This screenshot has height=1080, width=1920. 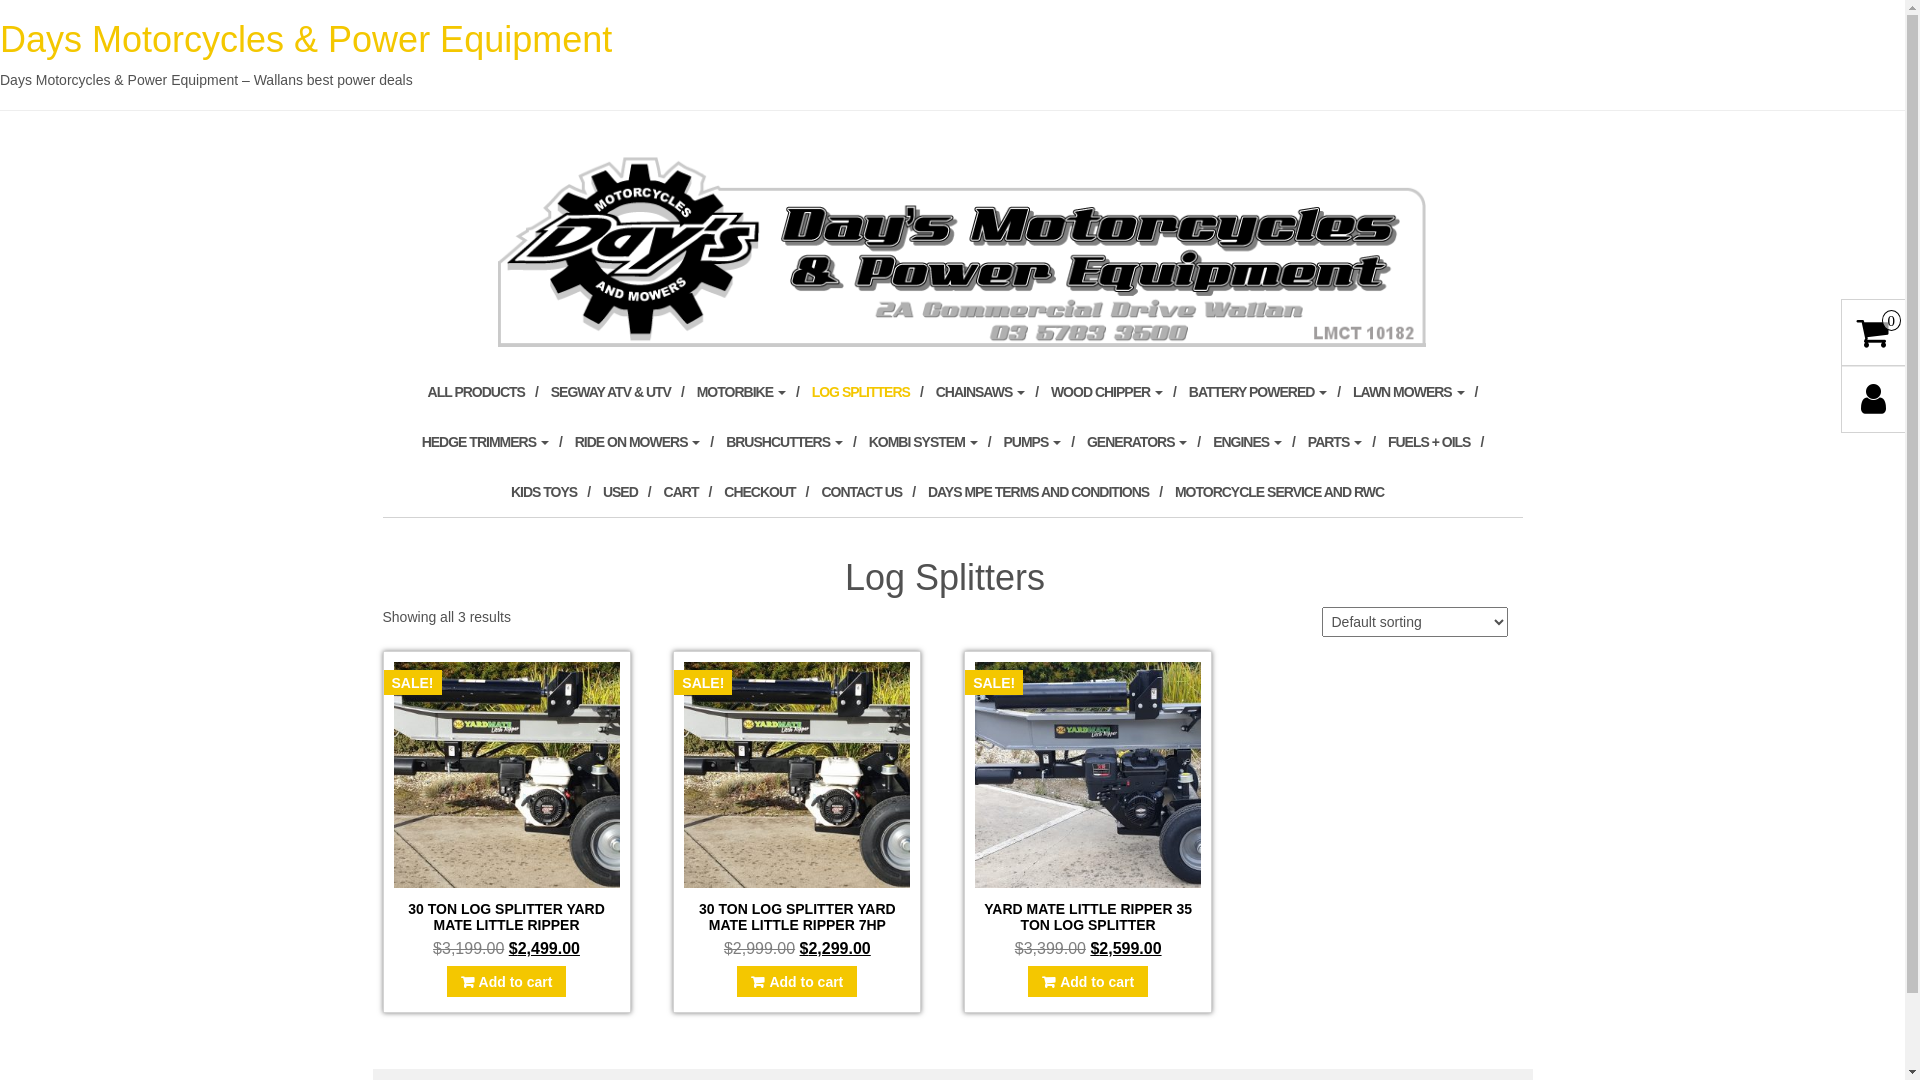 I want to click on 'ENGINES', so click(x=1252, y=441).